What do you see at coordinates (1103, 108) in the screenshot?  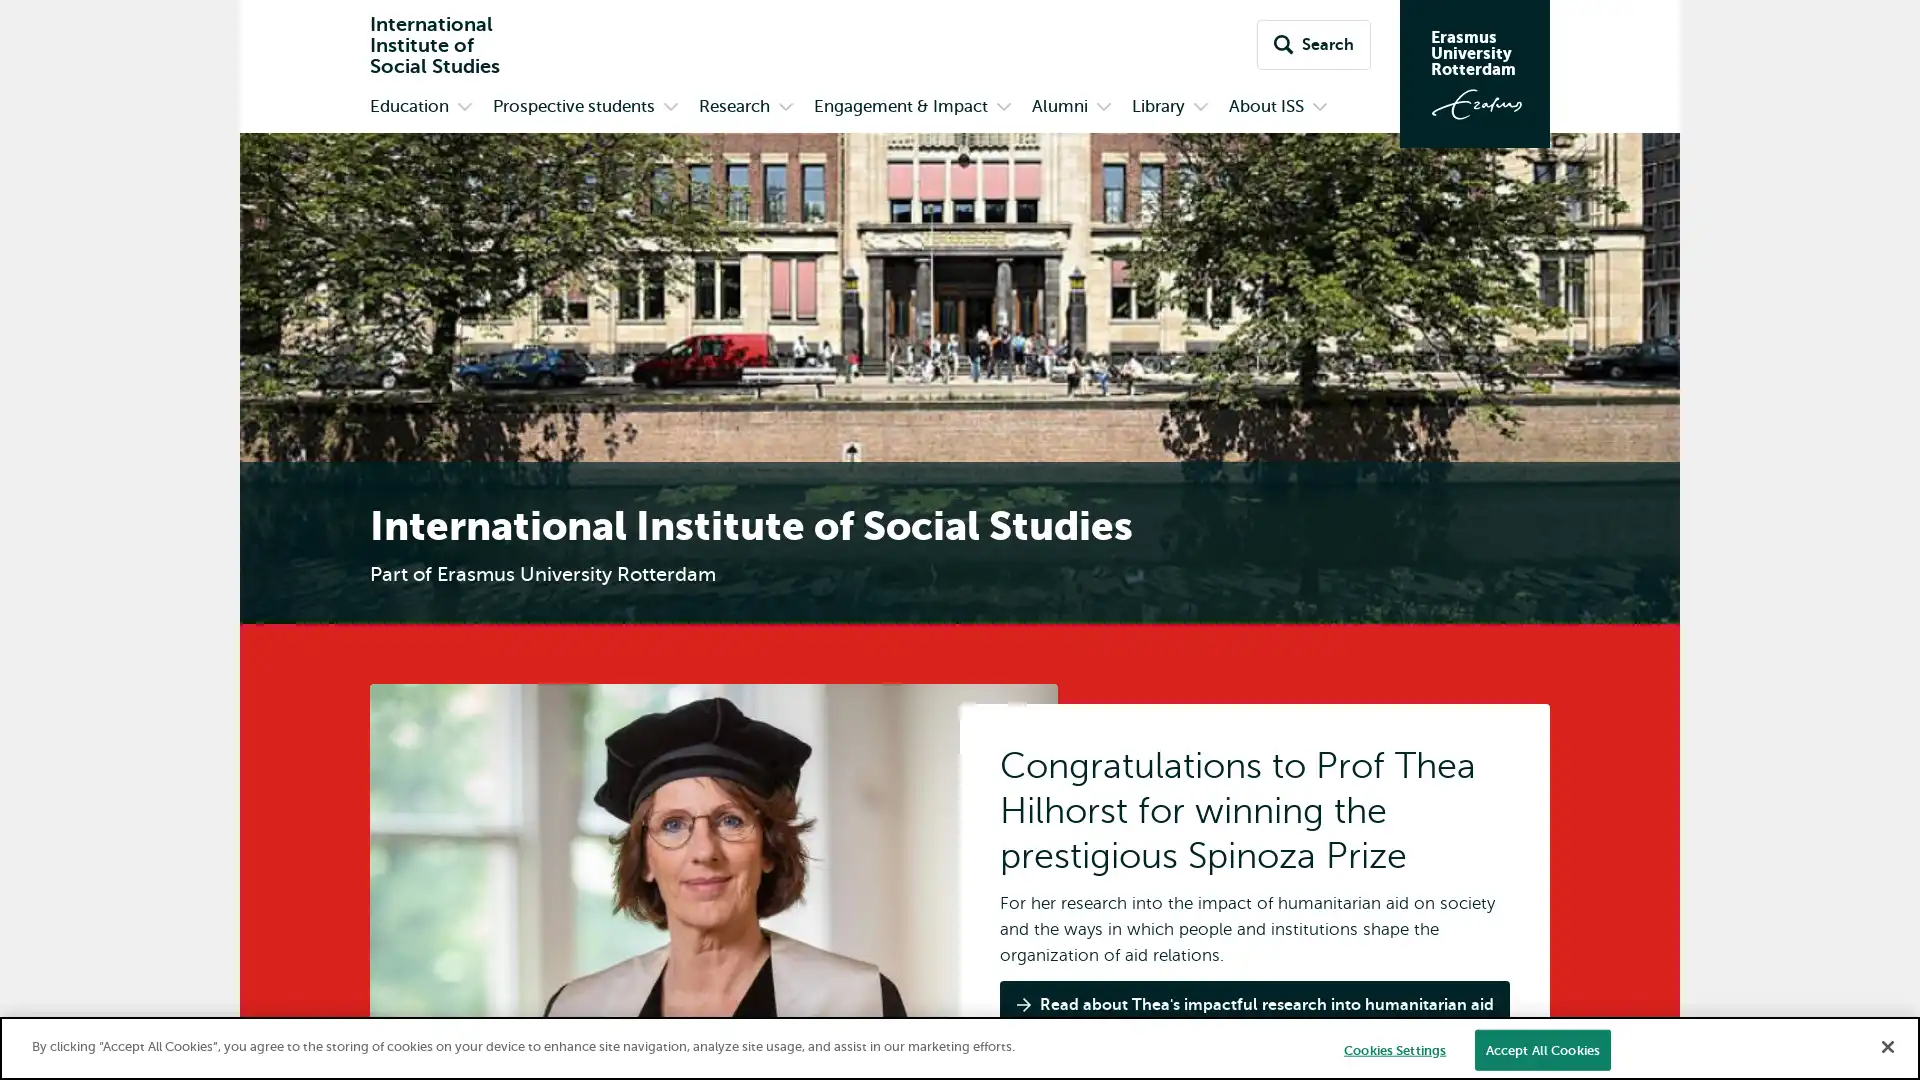 I see `Open submenu` at bounding box center [1103, 108].